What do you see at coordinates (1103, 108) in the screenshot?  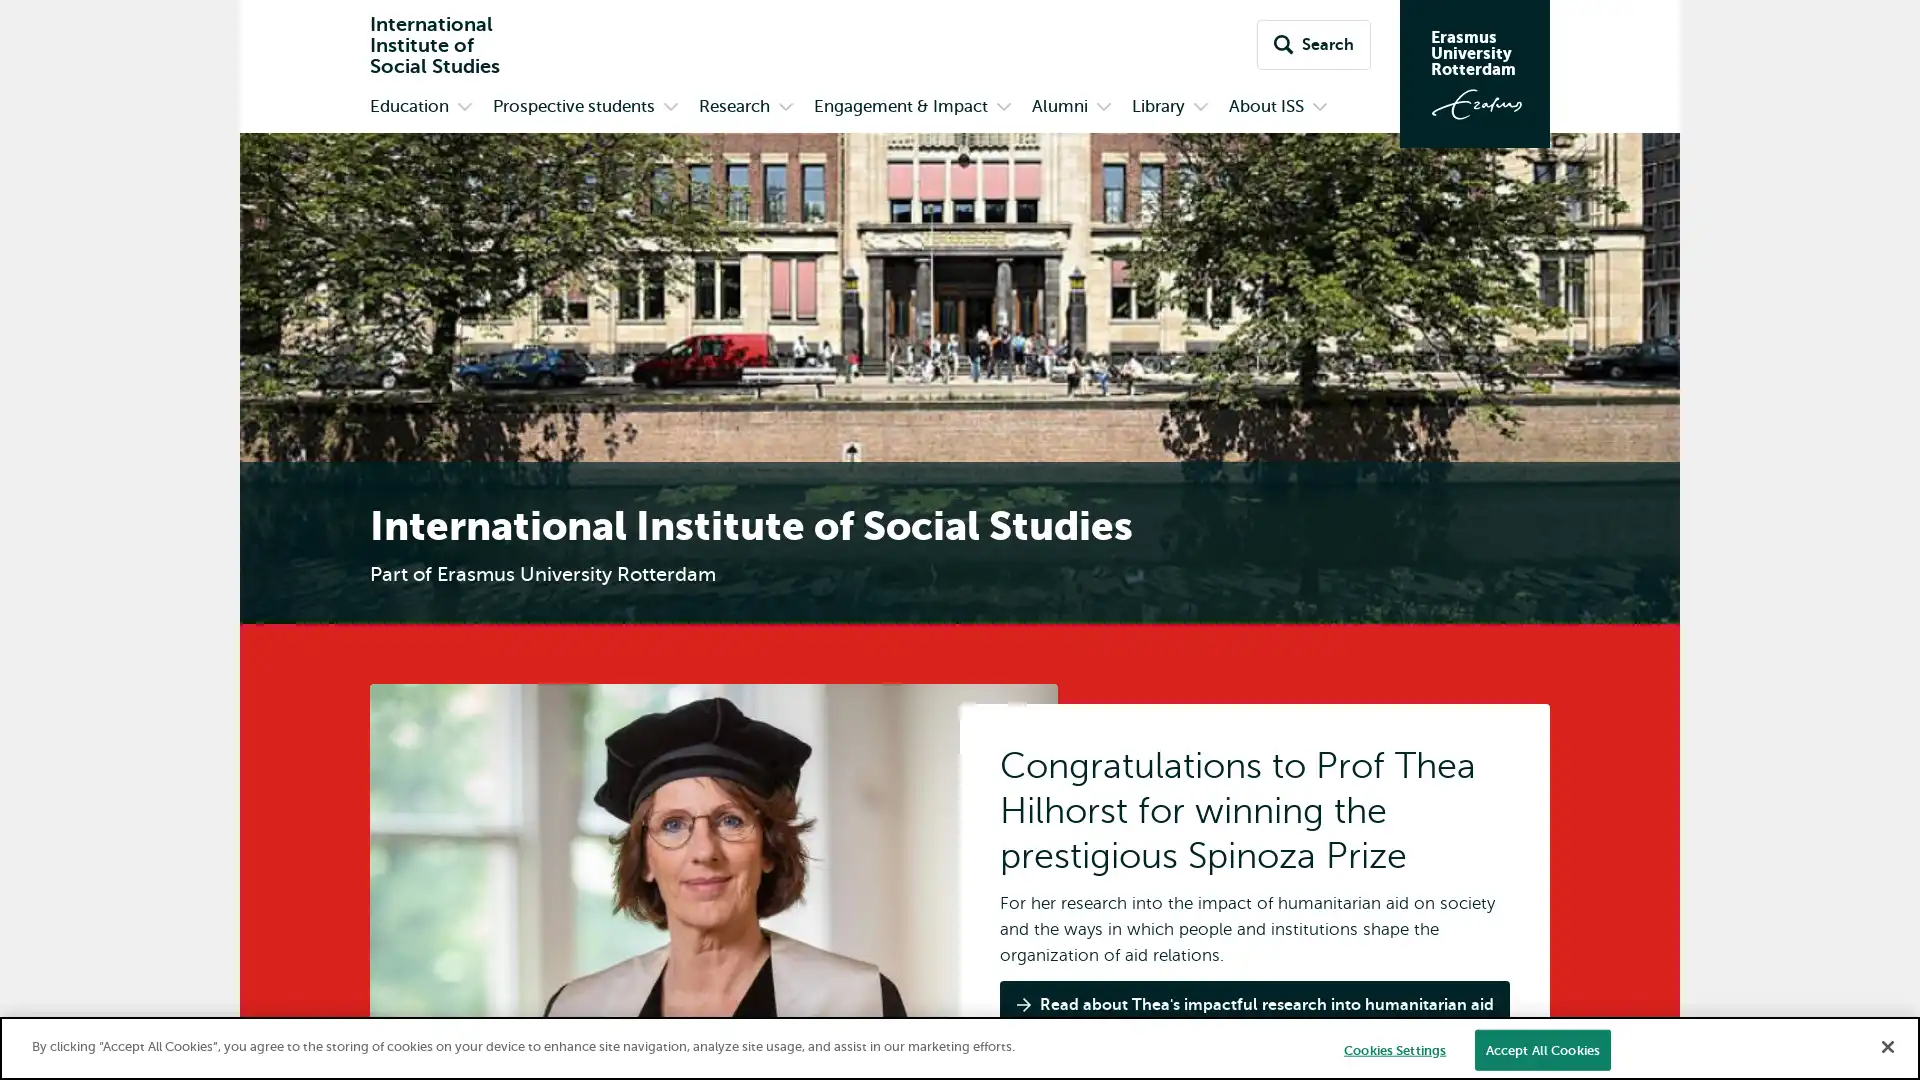 I see `Open submenu` at bounding box center [1103, 108].